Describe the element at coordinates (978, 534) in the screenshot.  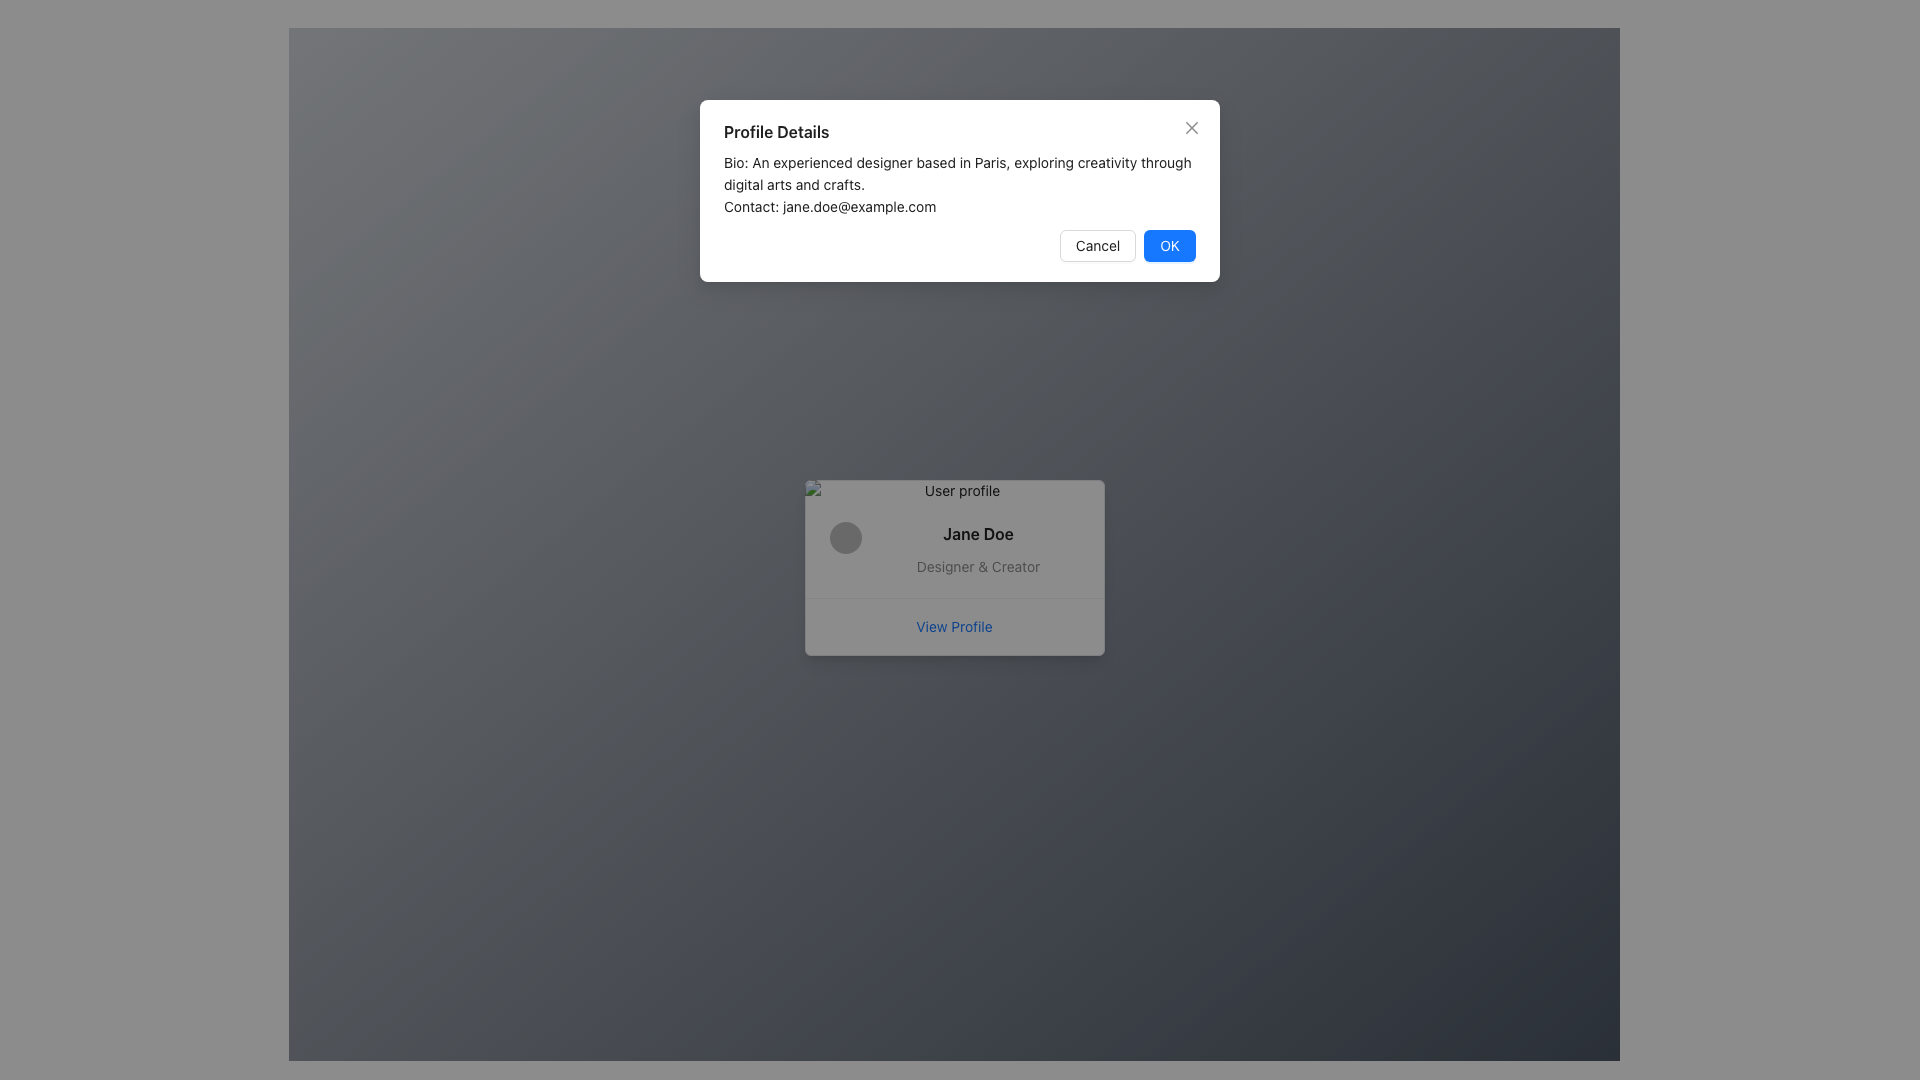
I see `the Text Label element that serves as the title or name designation within the user profile card` at that location.